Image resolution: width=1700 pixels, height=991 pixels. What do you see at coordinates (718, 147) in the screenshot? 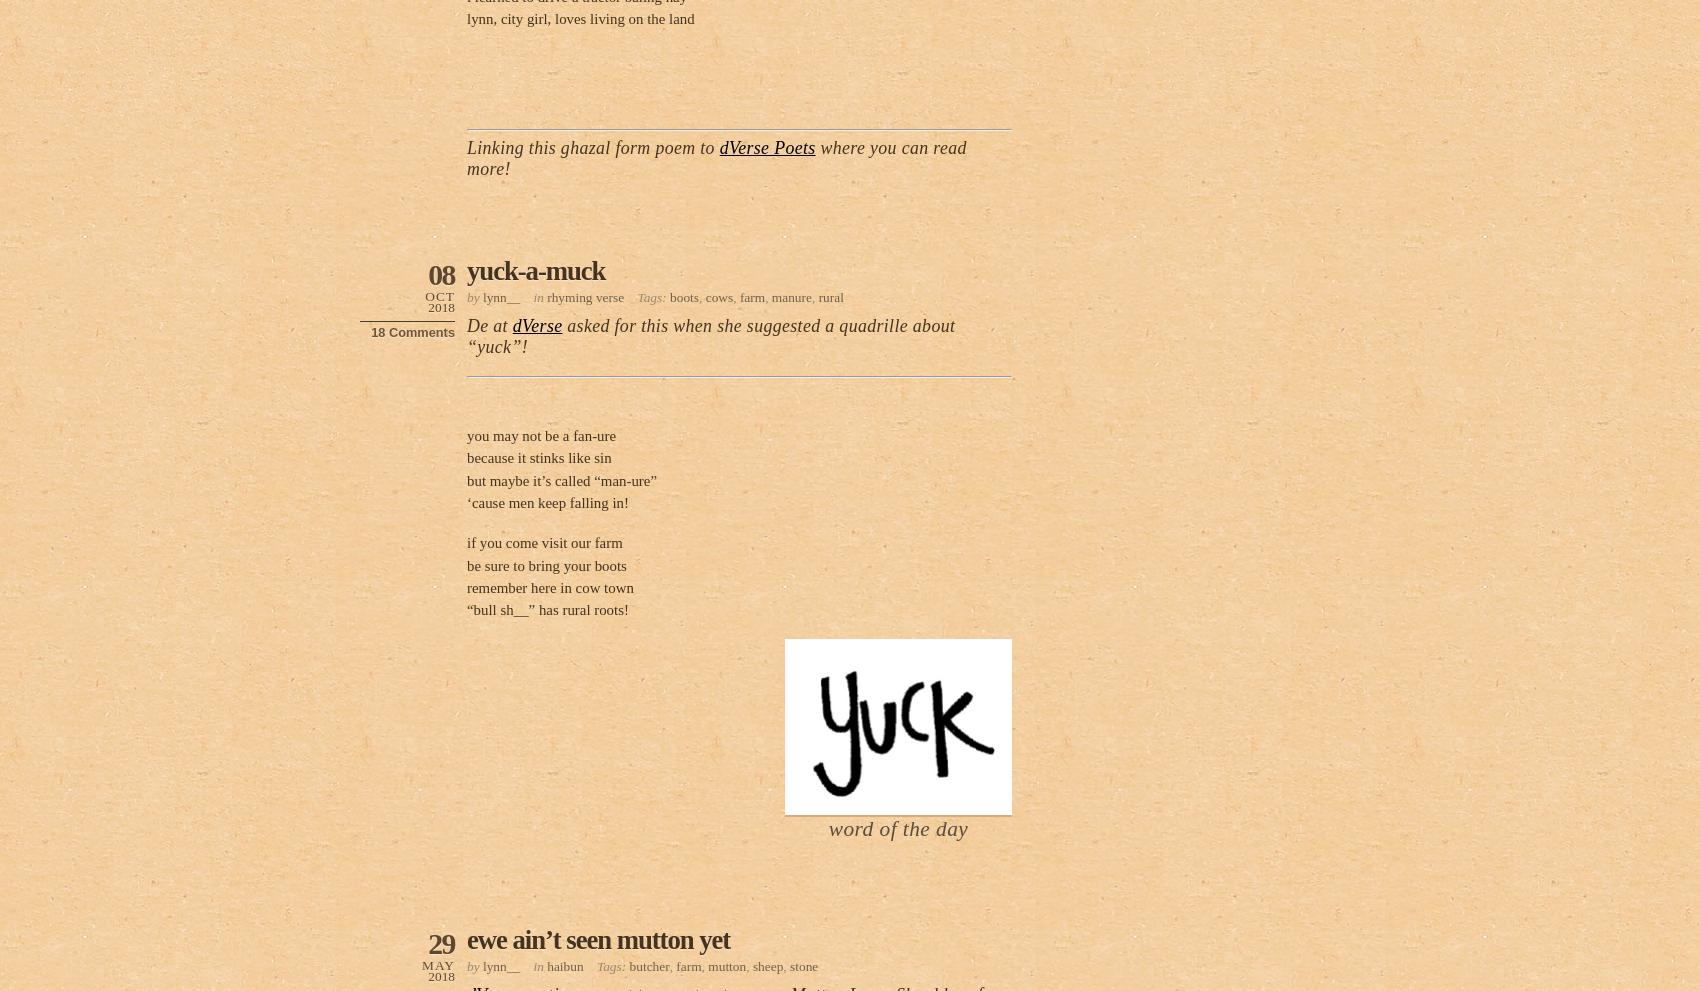
I see `'dVerse Poets'` at bounding box center [718, 147].